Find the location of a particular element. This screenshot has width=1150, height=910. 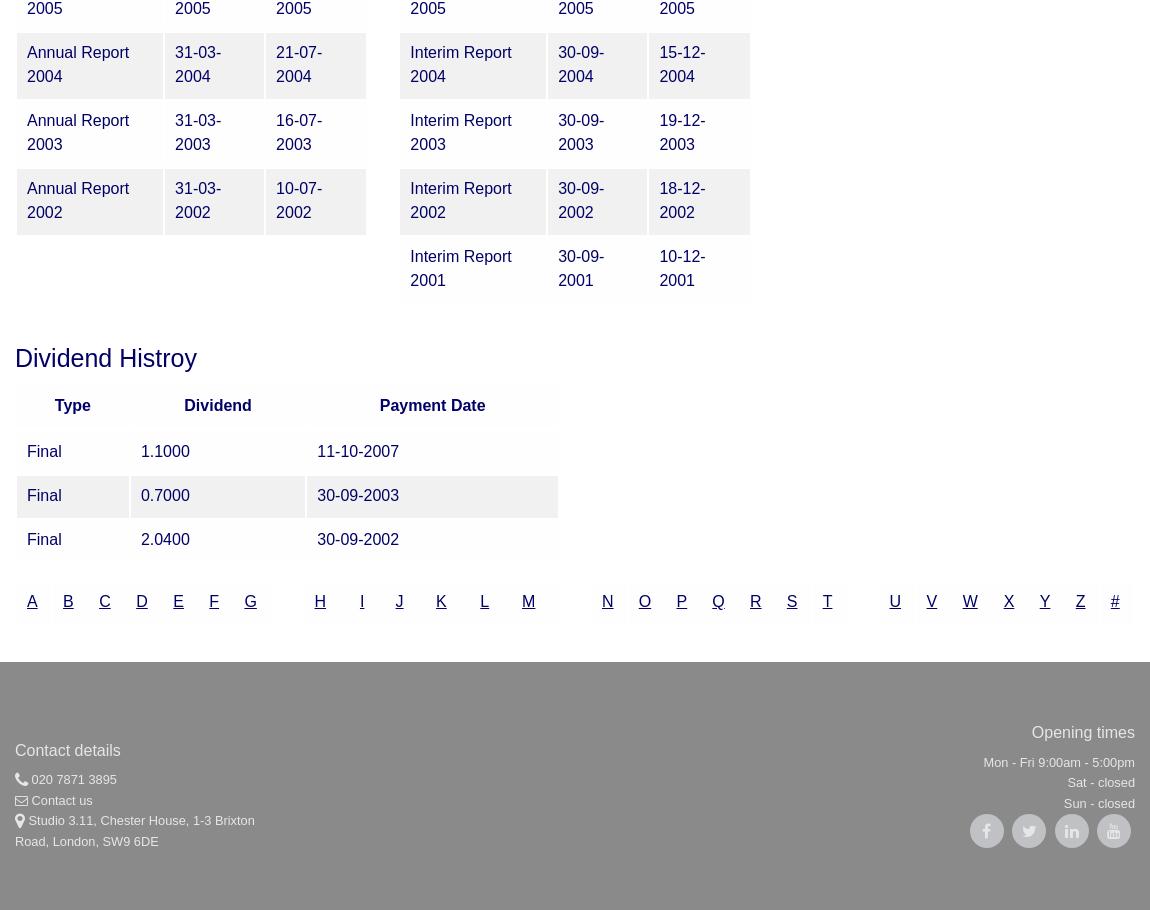

'18-12-2002' is located at coordinates (657, 199).